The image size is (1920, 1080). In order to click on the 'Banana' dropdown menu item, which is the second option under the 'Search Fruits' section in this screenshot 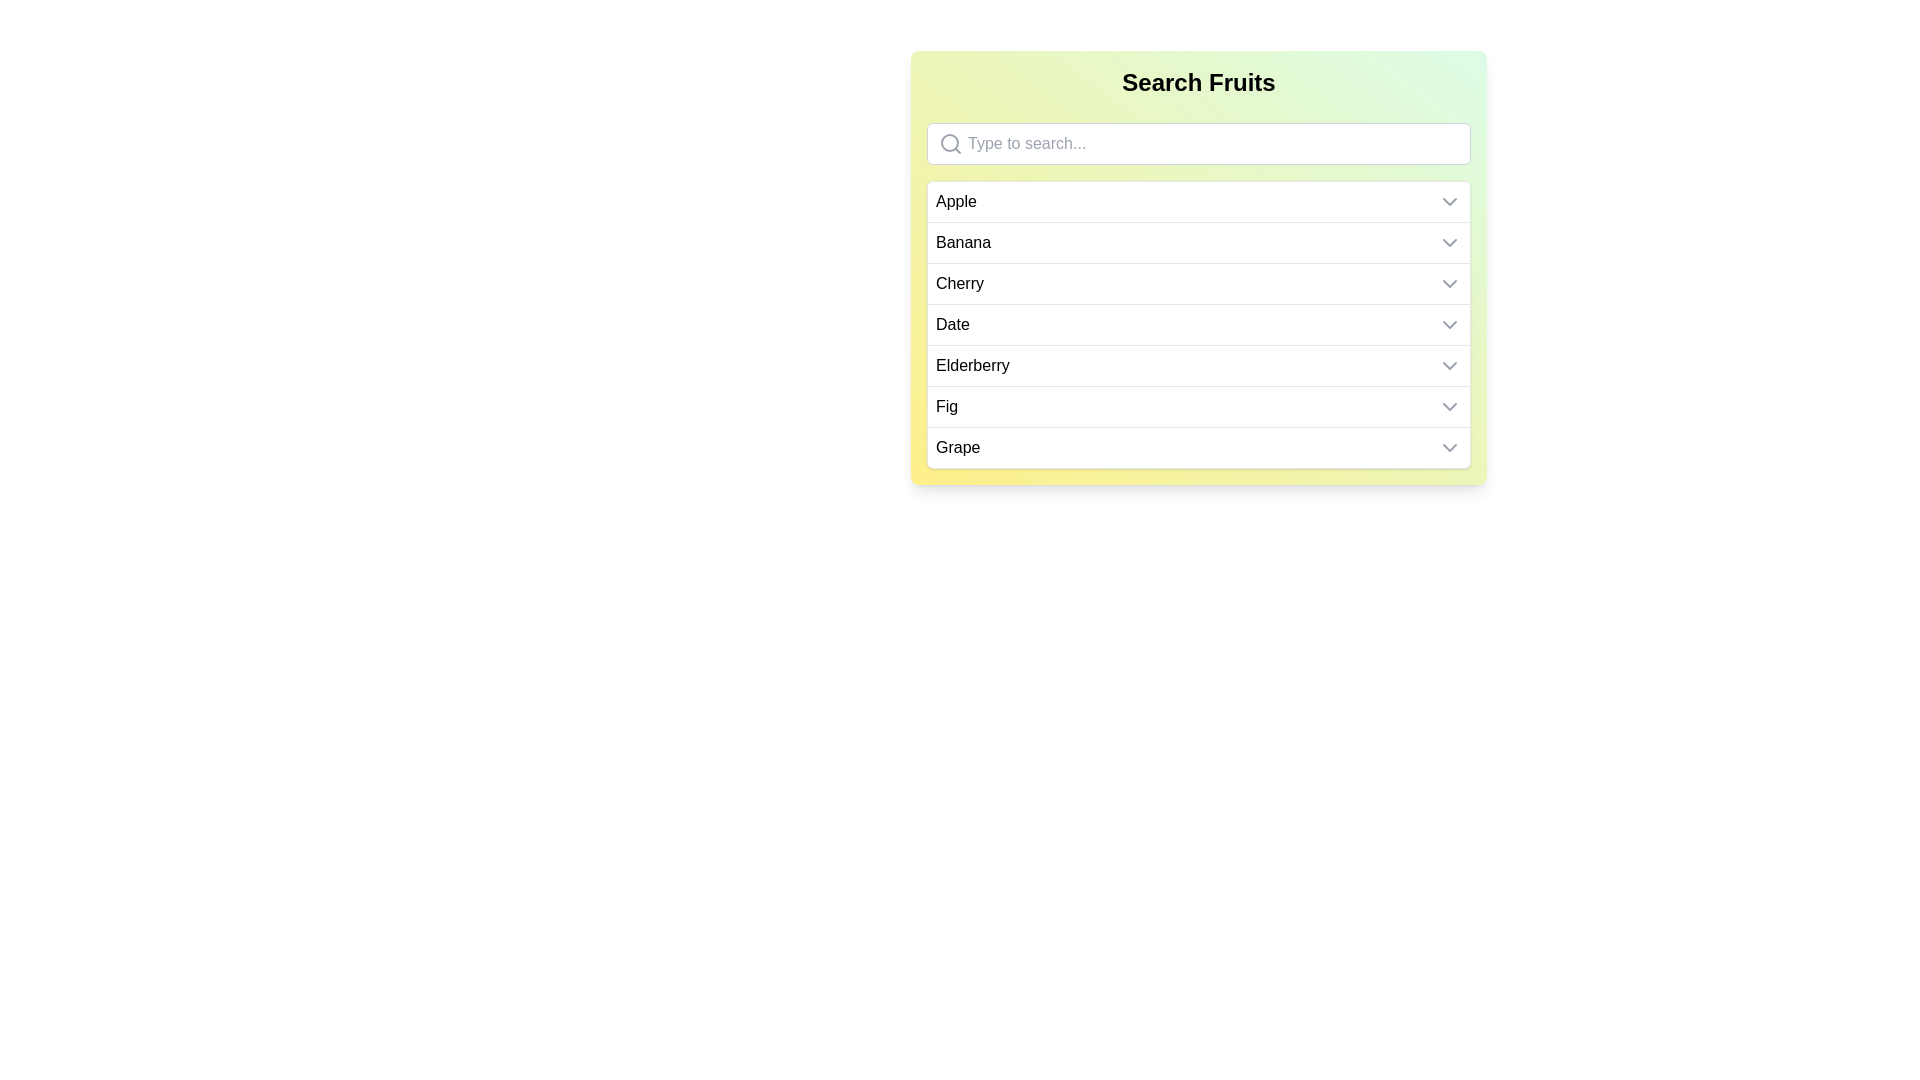, I will do `click(1199, 242)`.